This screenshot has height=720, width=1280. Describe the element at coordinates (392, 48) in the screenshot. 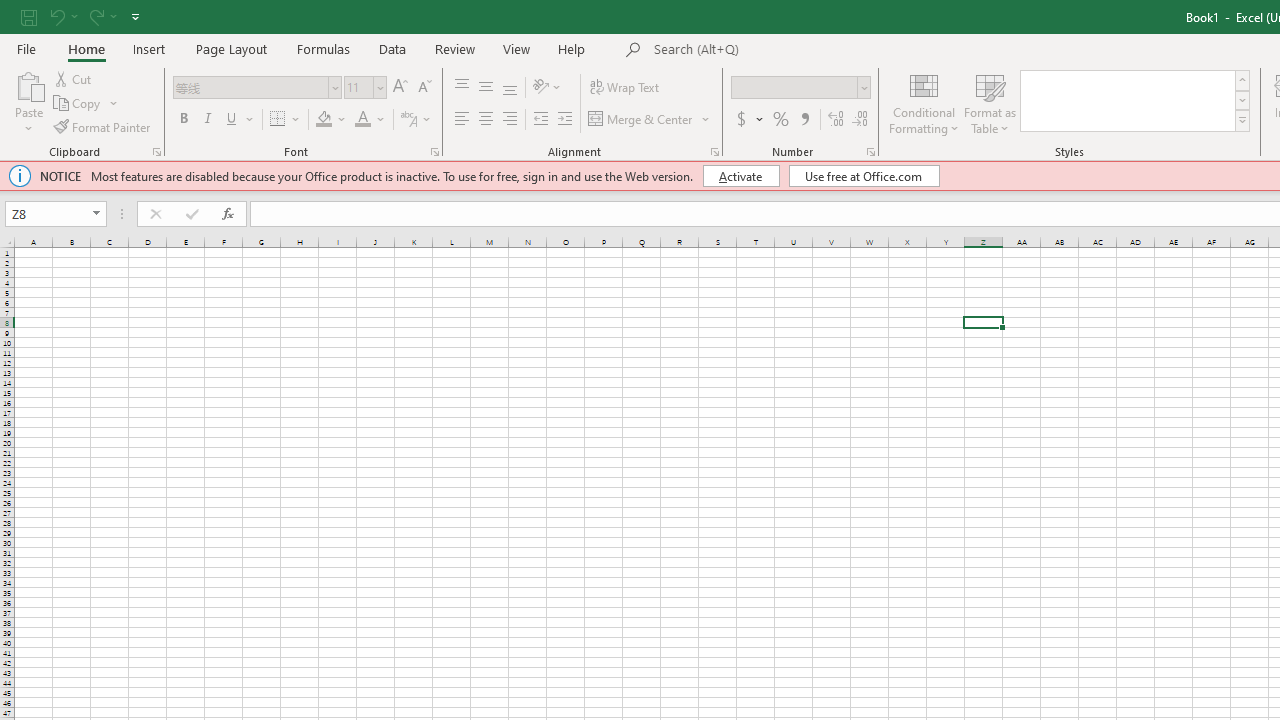

I see `'Data'` at that location.